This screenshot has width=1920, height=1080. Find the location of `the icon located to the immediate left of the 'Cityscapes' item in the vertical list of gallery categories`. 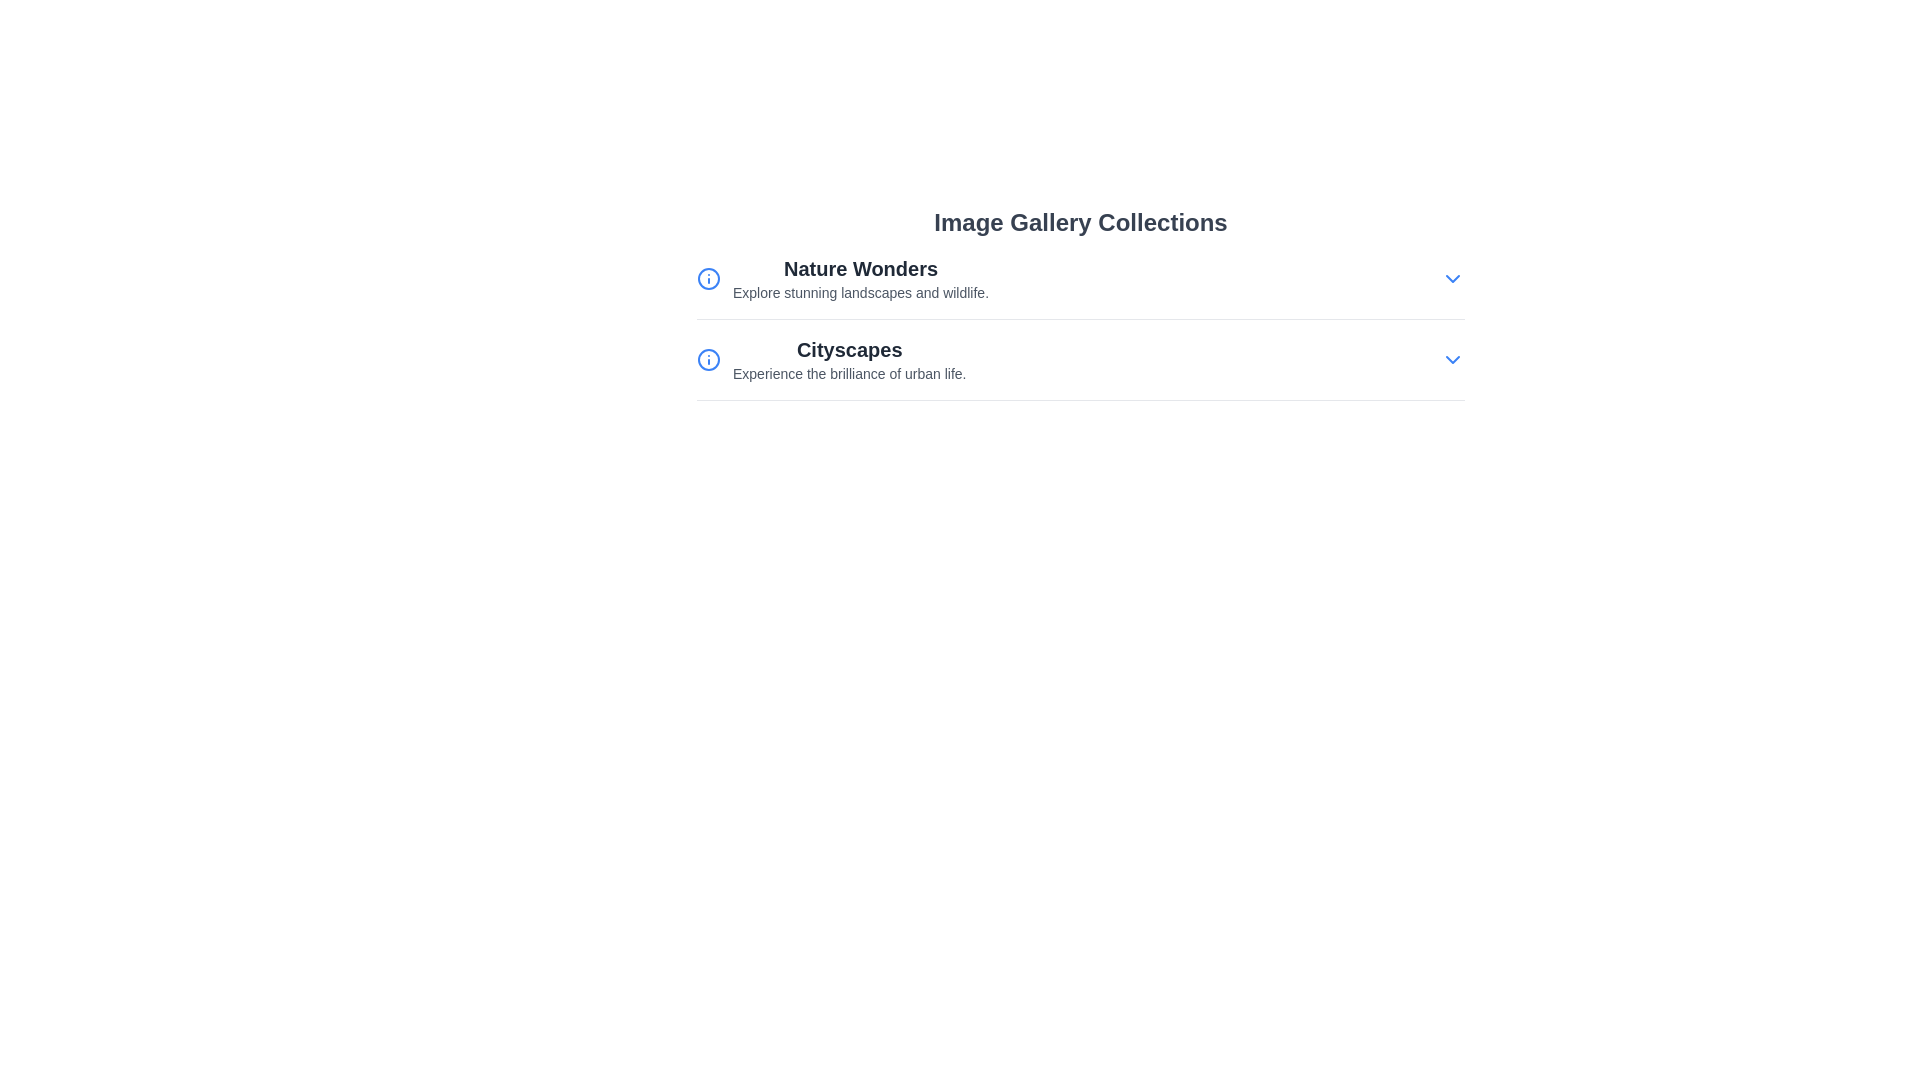

the icon located to the immediate left of the 'Cityscapes' item in the vertical list of gallery categories is located at coordinates (709, 358).